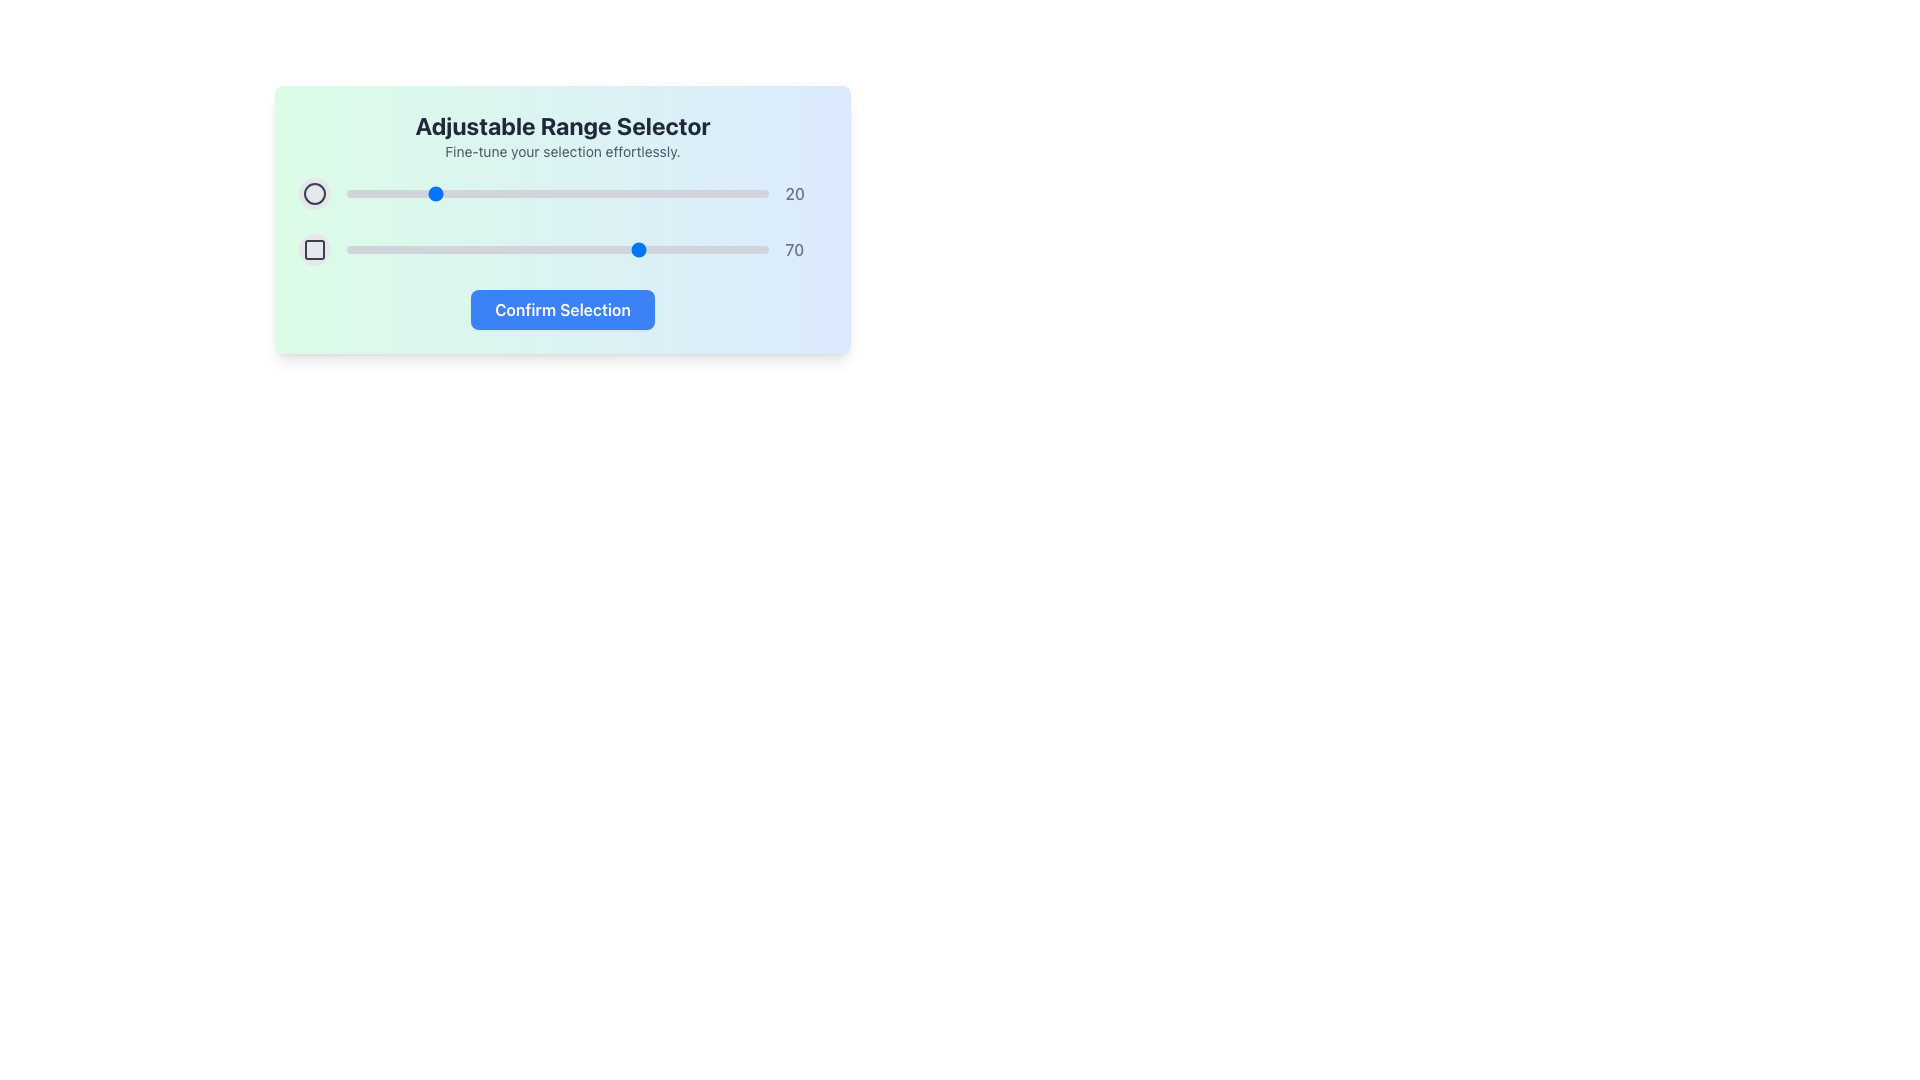 The height and width of the screenshot is (1080, 1920). Describe the element at coordinates (747, 193) in the screenshot. I see `slider` at that location.